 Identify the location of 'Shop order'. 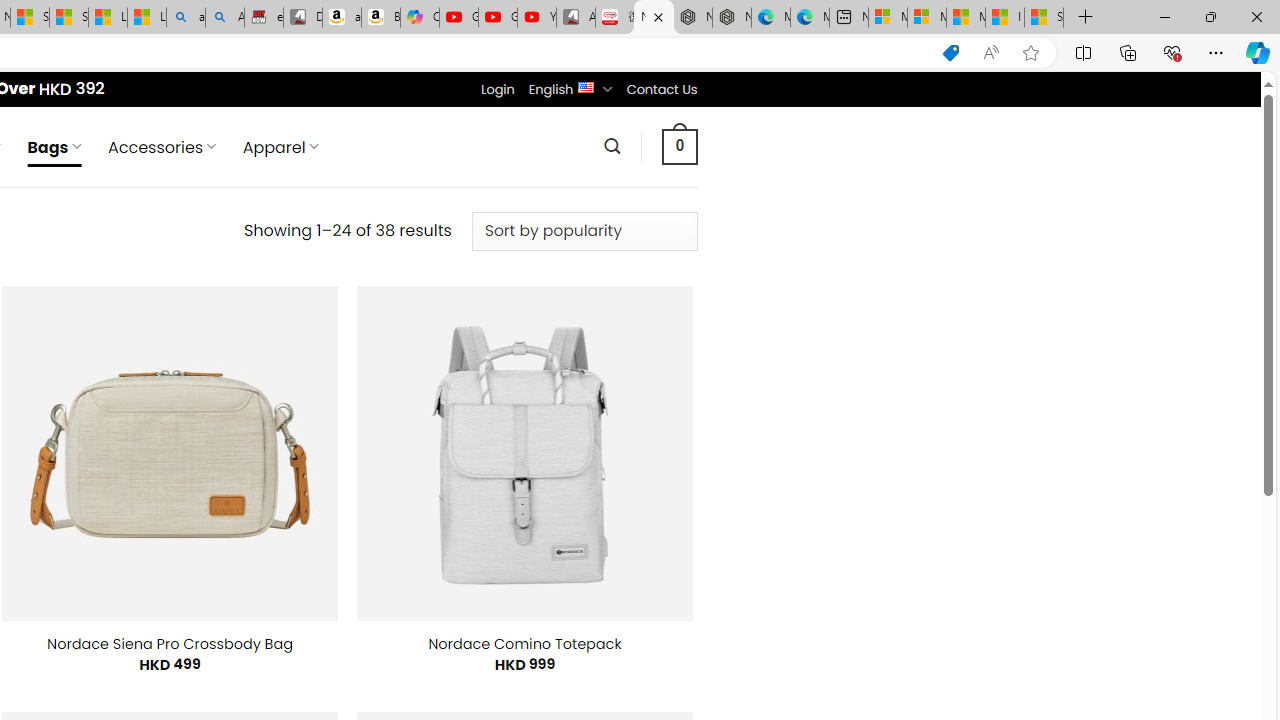
(583, 230).